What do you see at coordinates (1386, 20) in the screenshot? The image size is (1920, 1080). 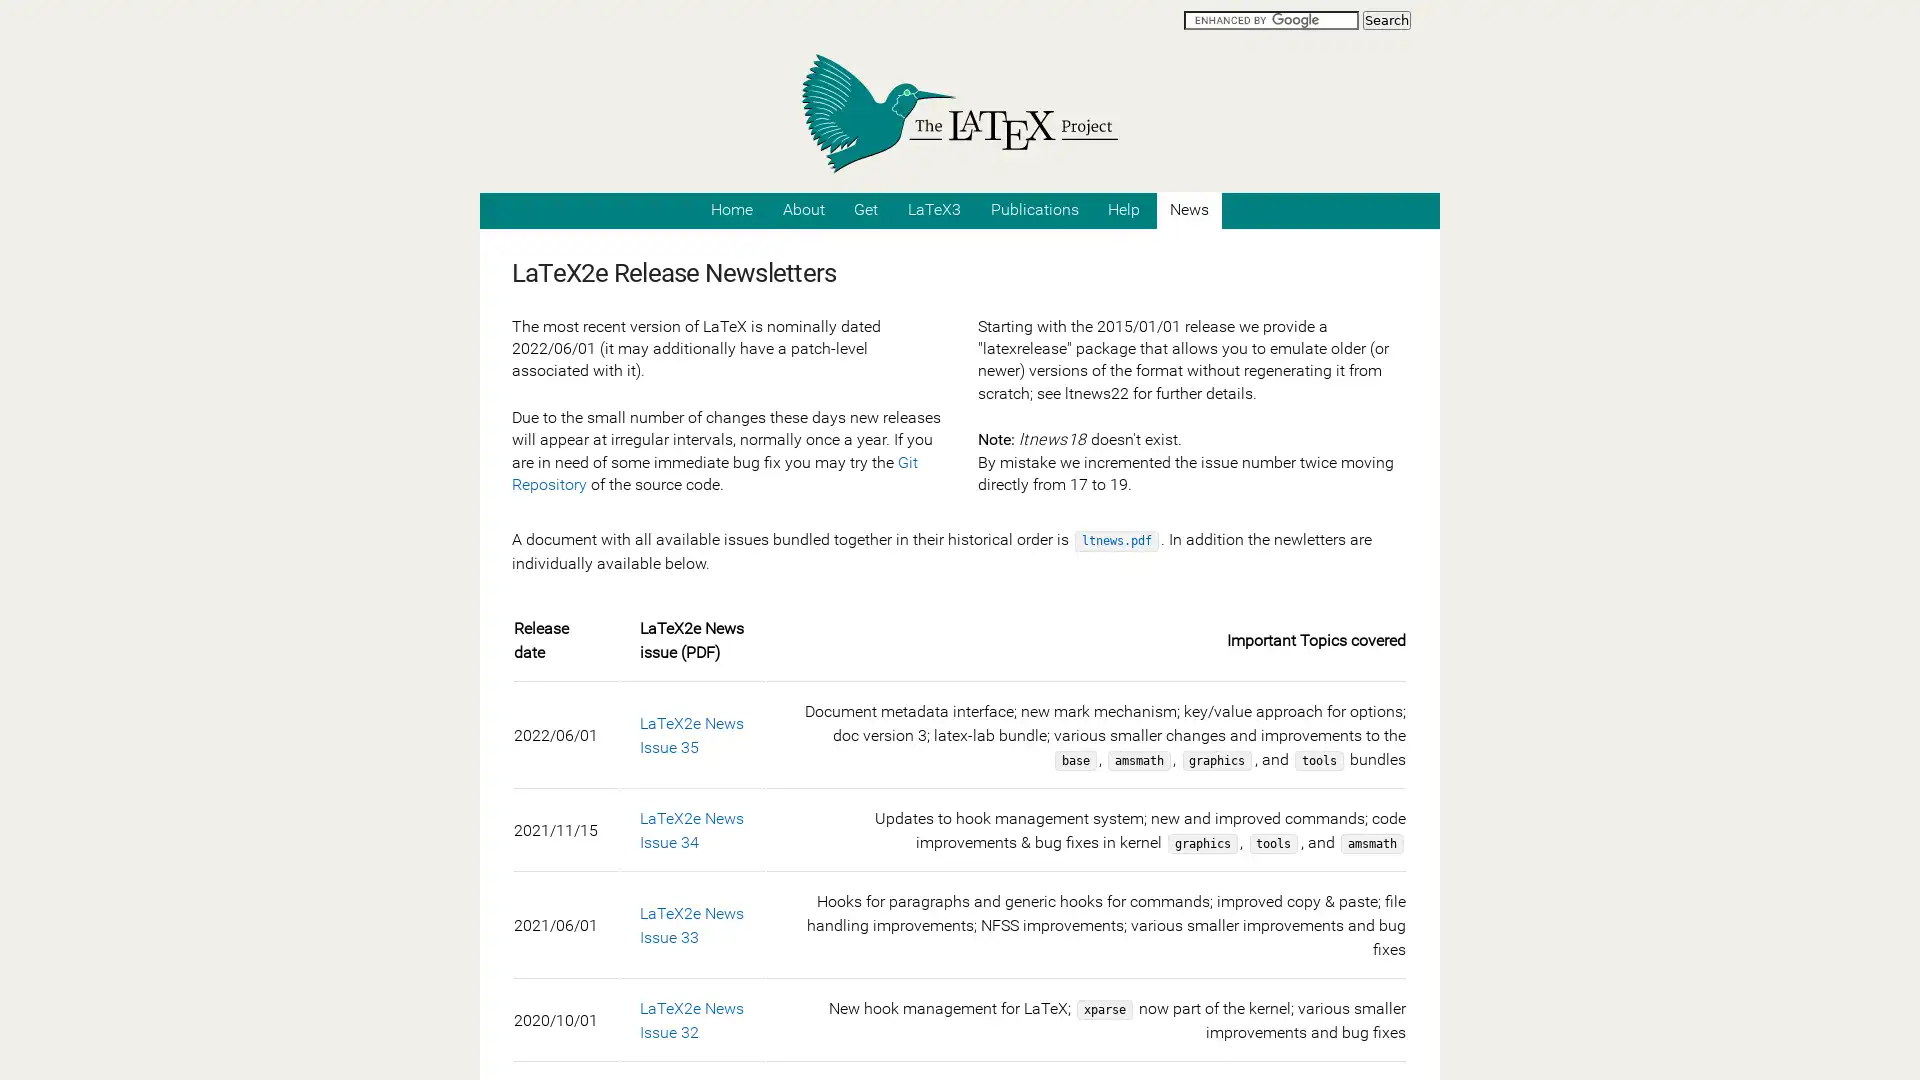 I see `Search` at bounding box center [1386, 20].